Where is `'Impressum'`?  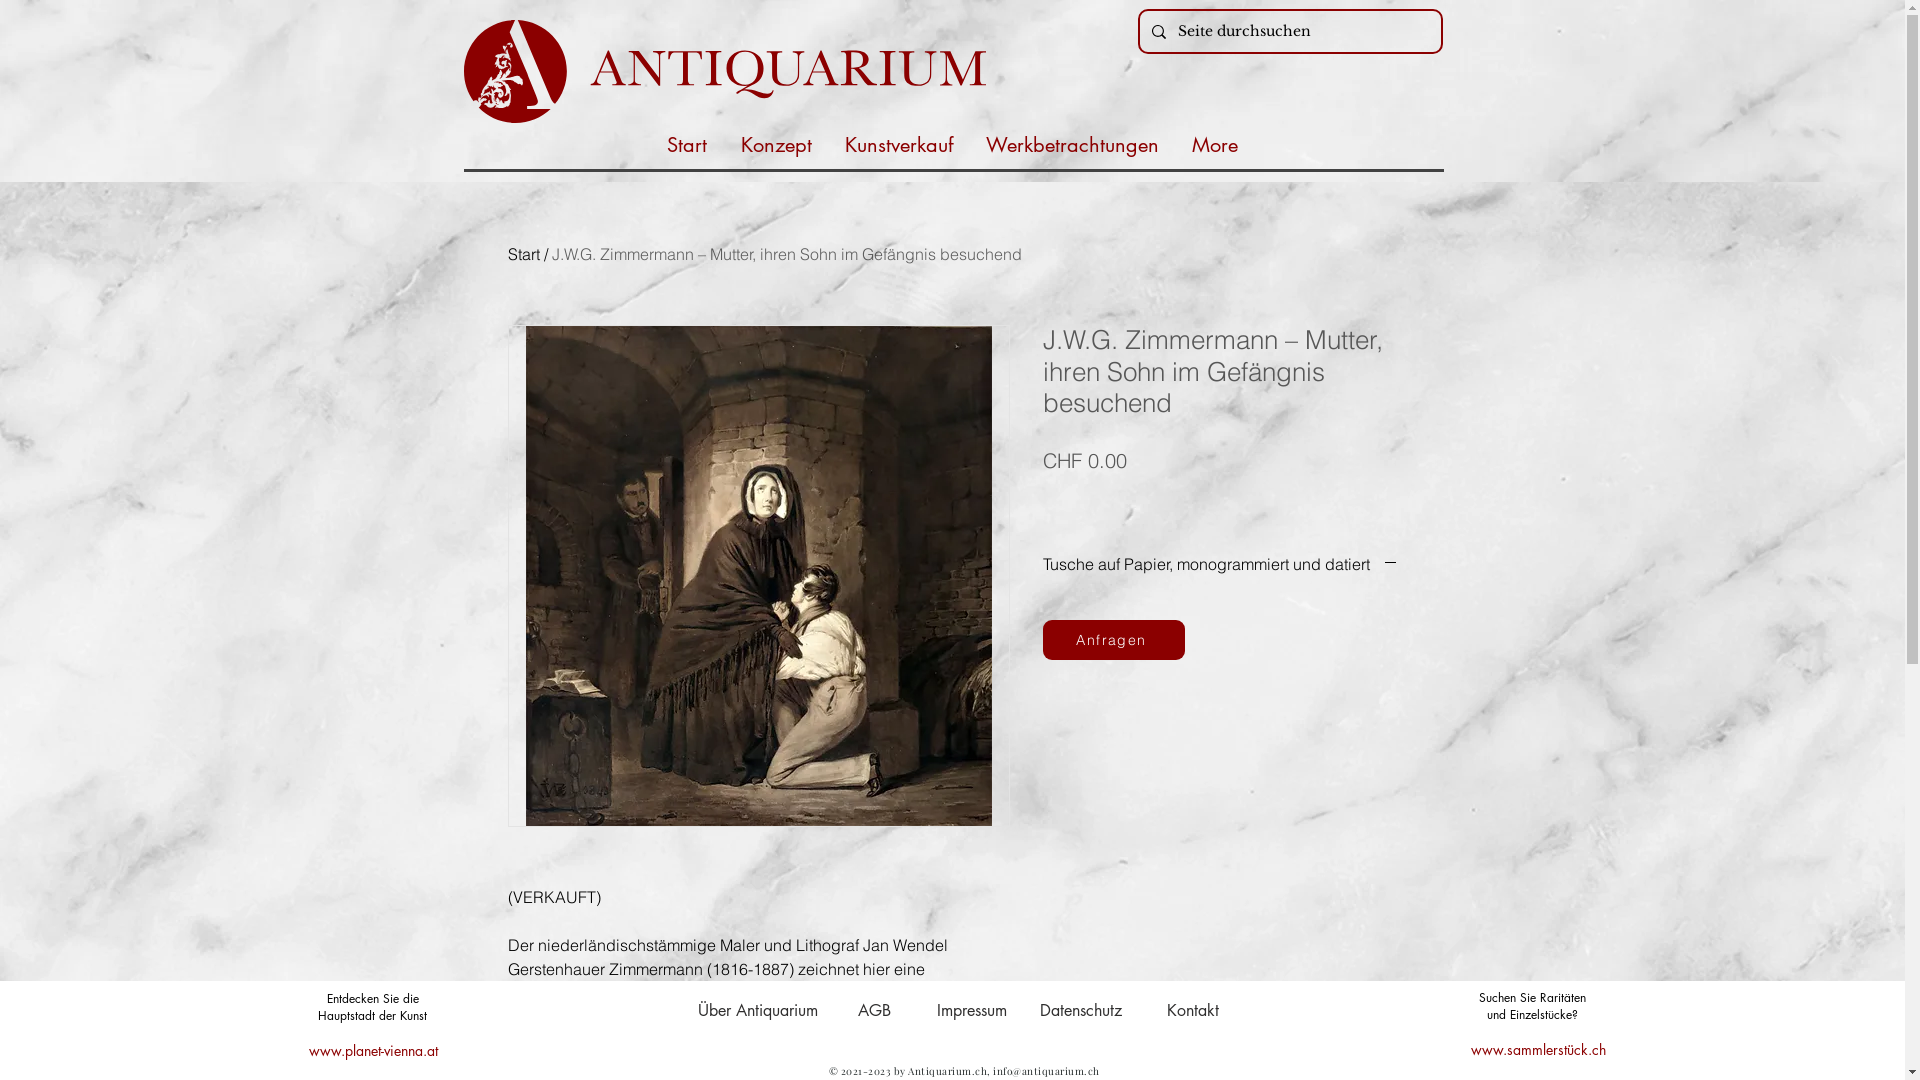
'Impressum' is located at coordinates (970, 1010).